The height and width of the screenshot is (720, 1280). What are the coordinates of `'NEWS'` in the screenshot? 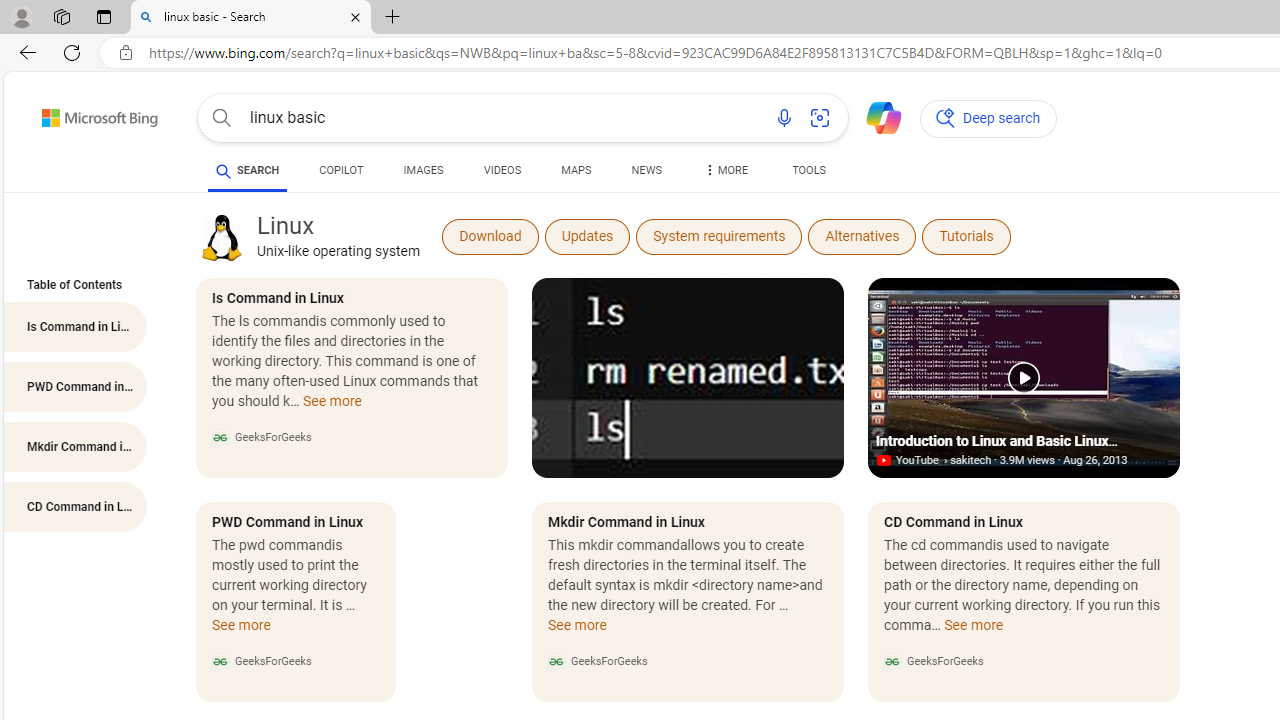 It's located at (646, 170).